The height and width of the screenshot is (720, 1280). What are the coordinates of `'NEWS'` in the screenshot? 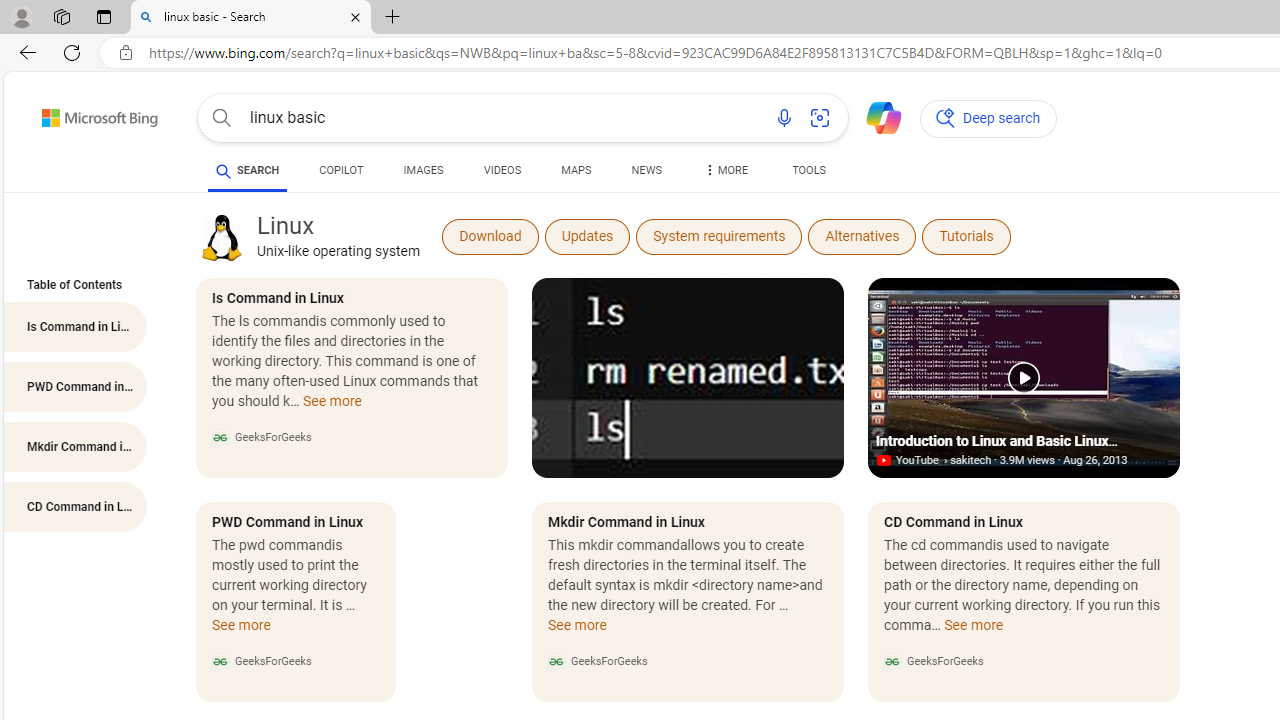 It's located at (646, 170).